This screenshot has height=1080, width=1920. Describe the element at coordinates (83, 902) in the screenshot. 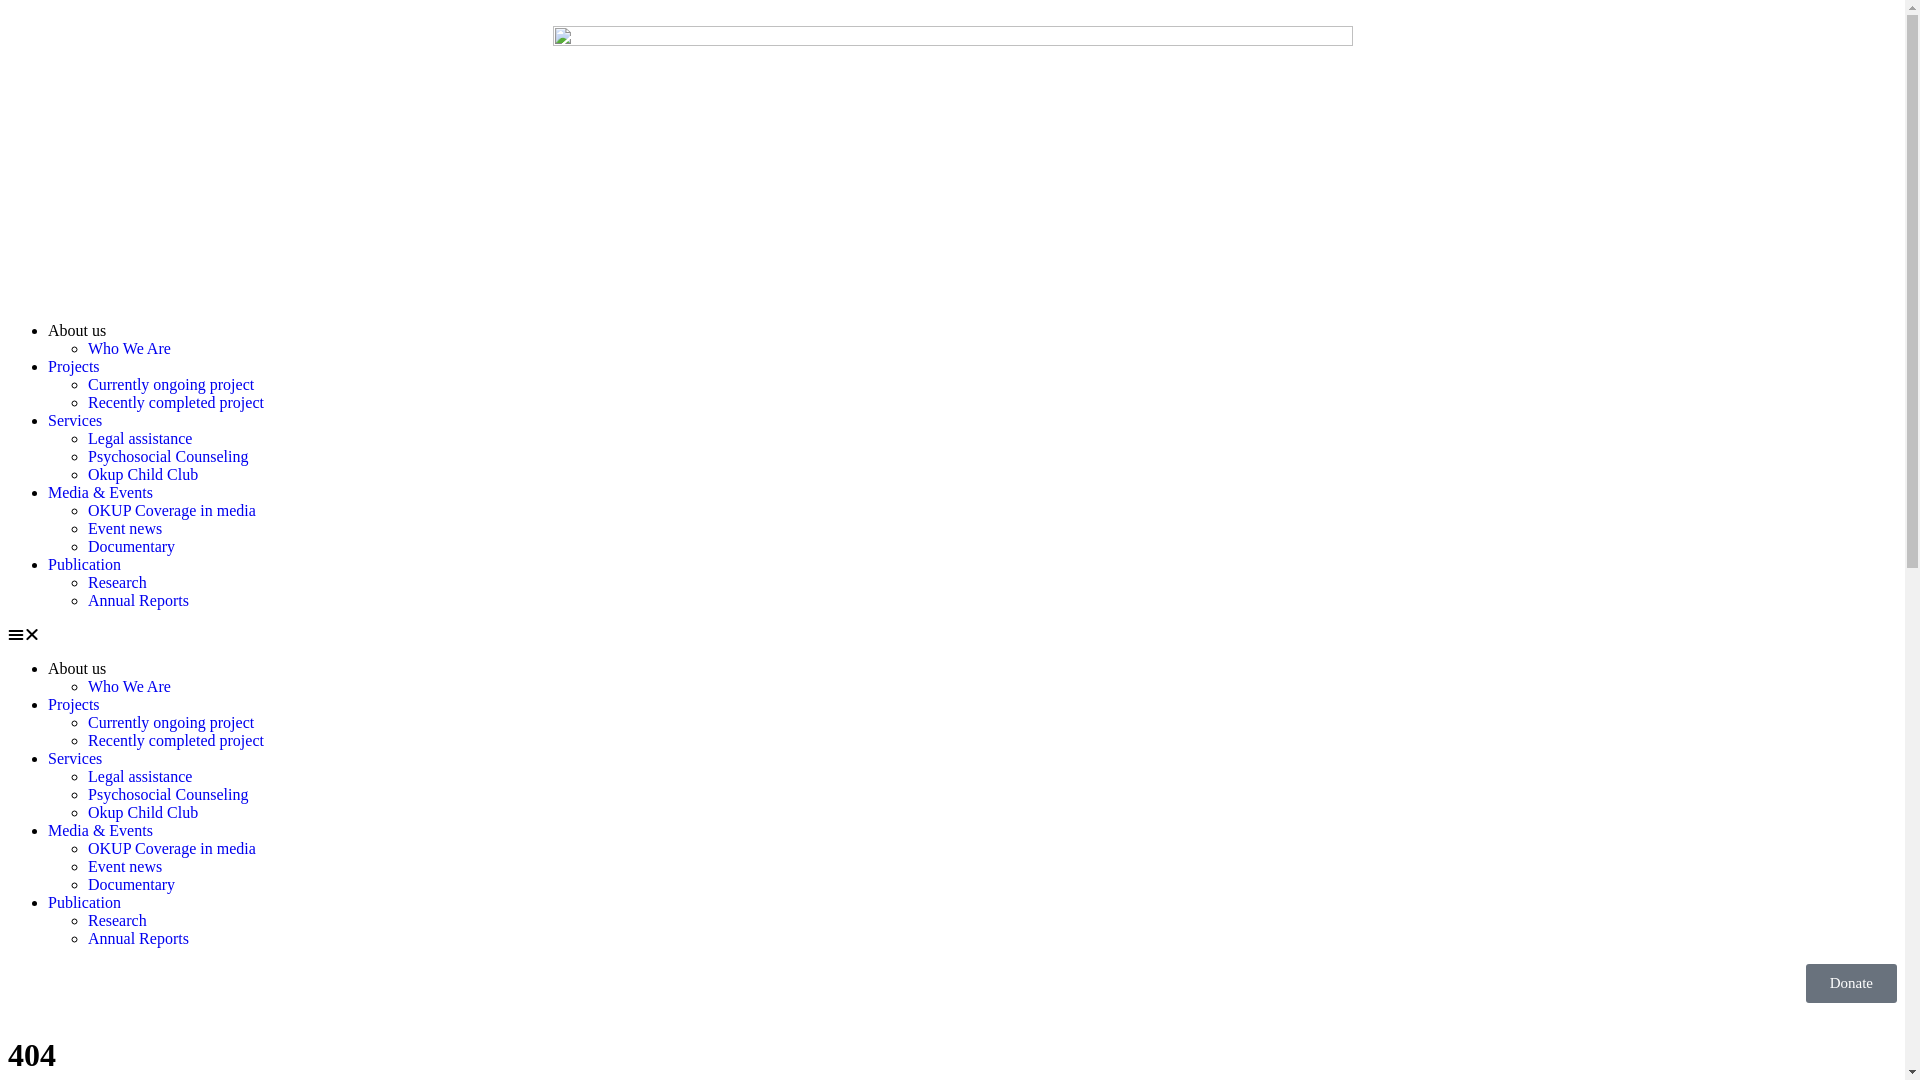

I see `'Publication'` at that location.